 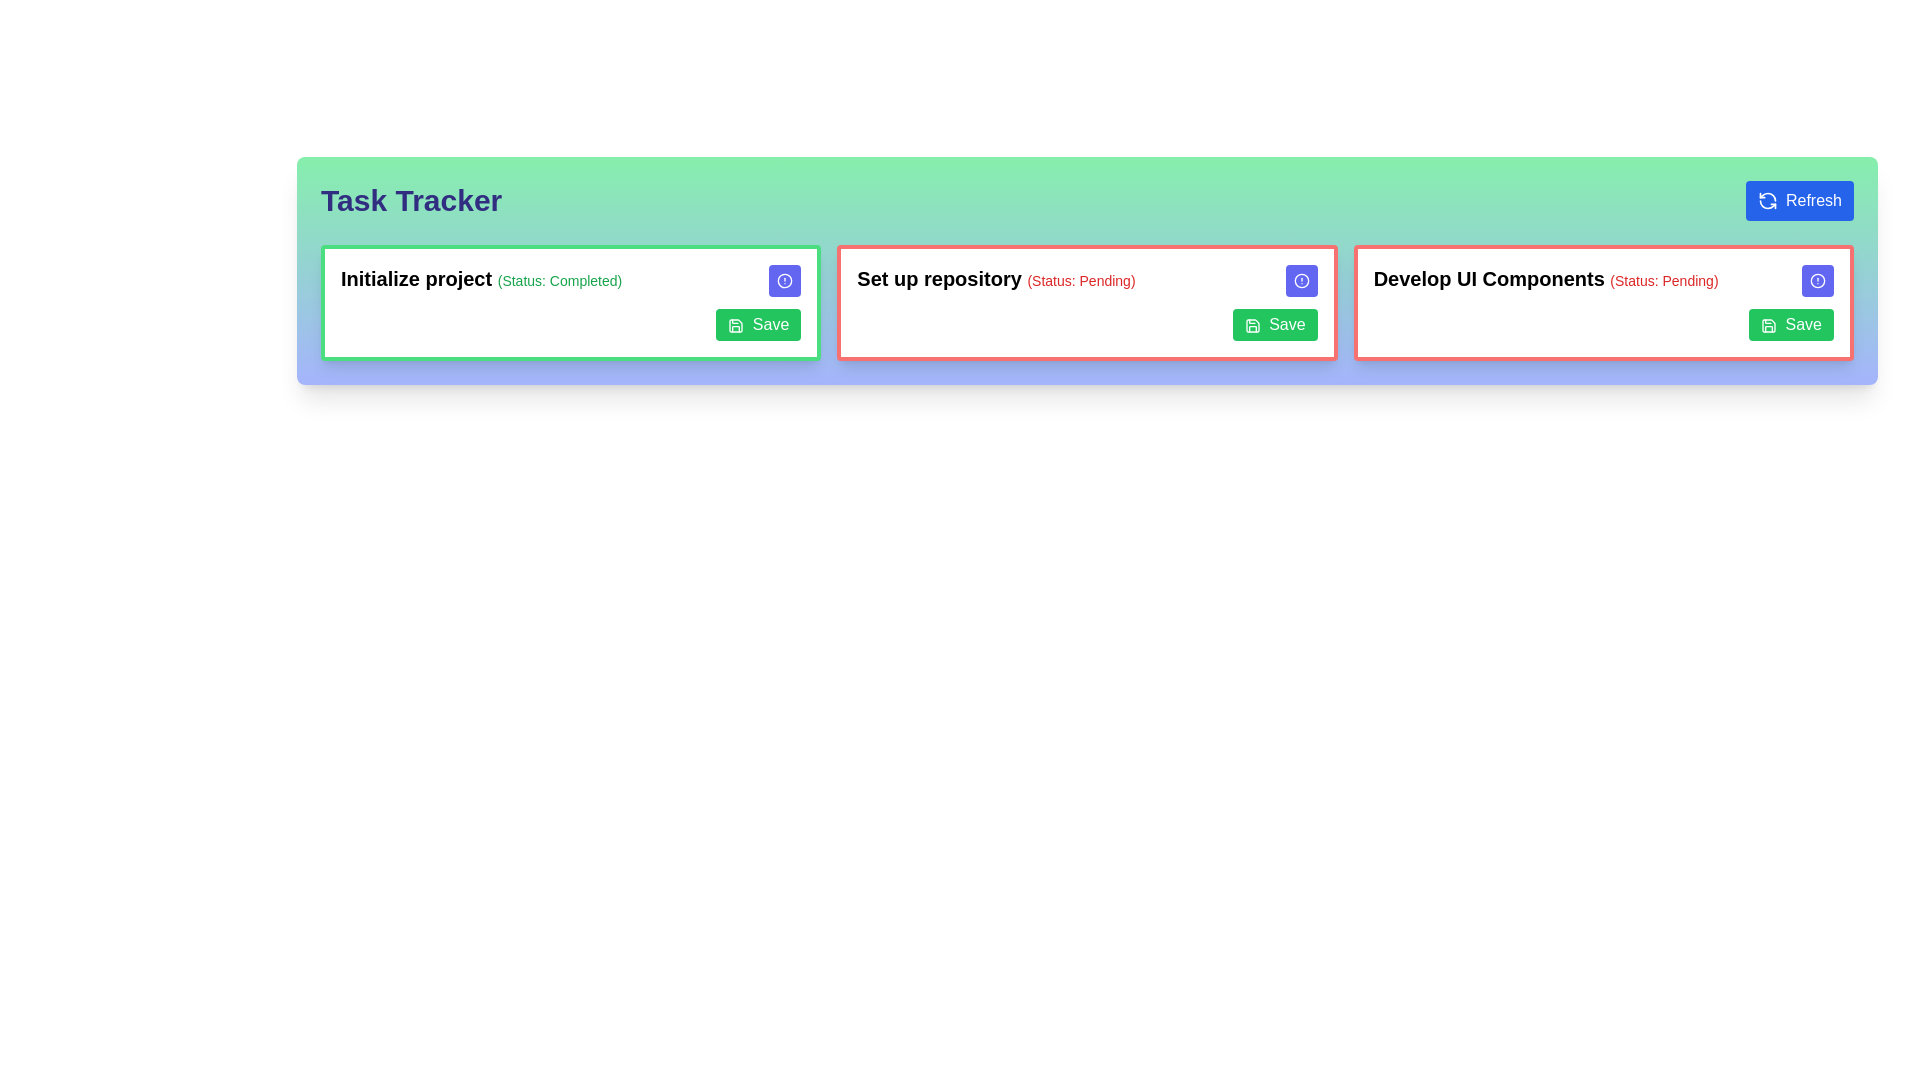 I want to click on the green 'Save' button which contains the floppy disk icon positioned towards the left side of the text 'Save', so click(x=1769, y=324).